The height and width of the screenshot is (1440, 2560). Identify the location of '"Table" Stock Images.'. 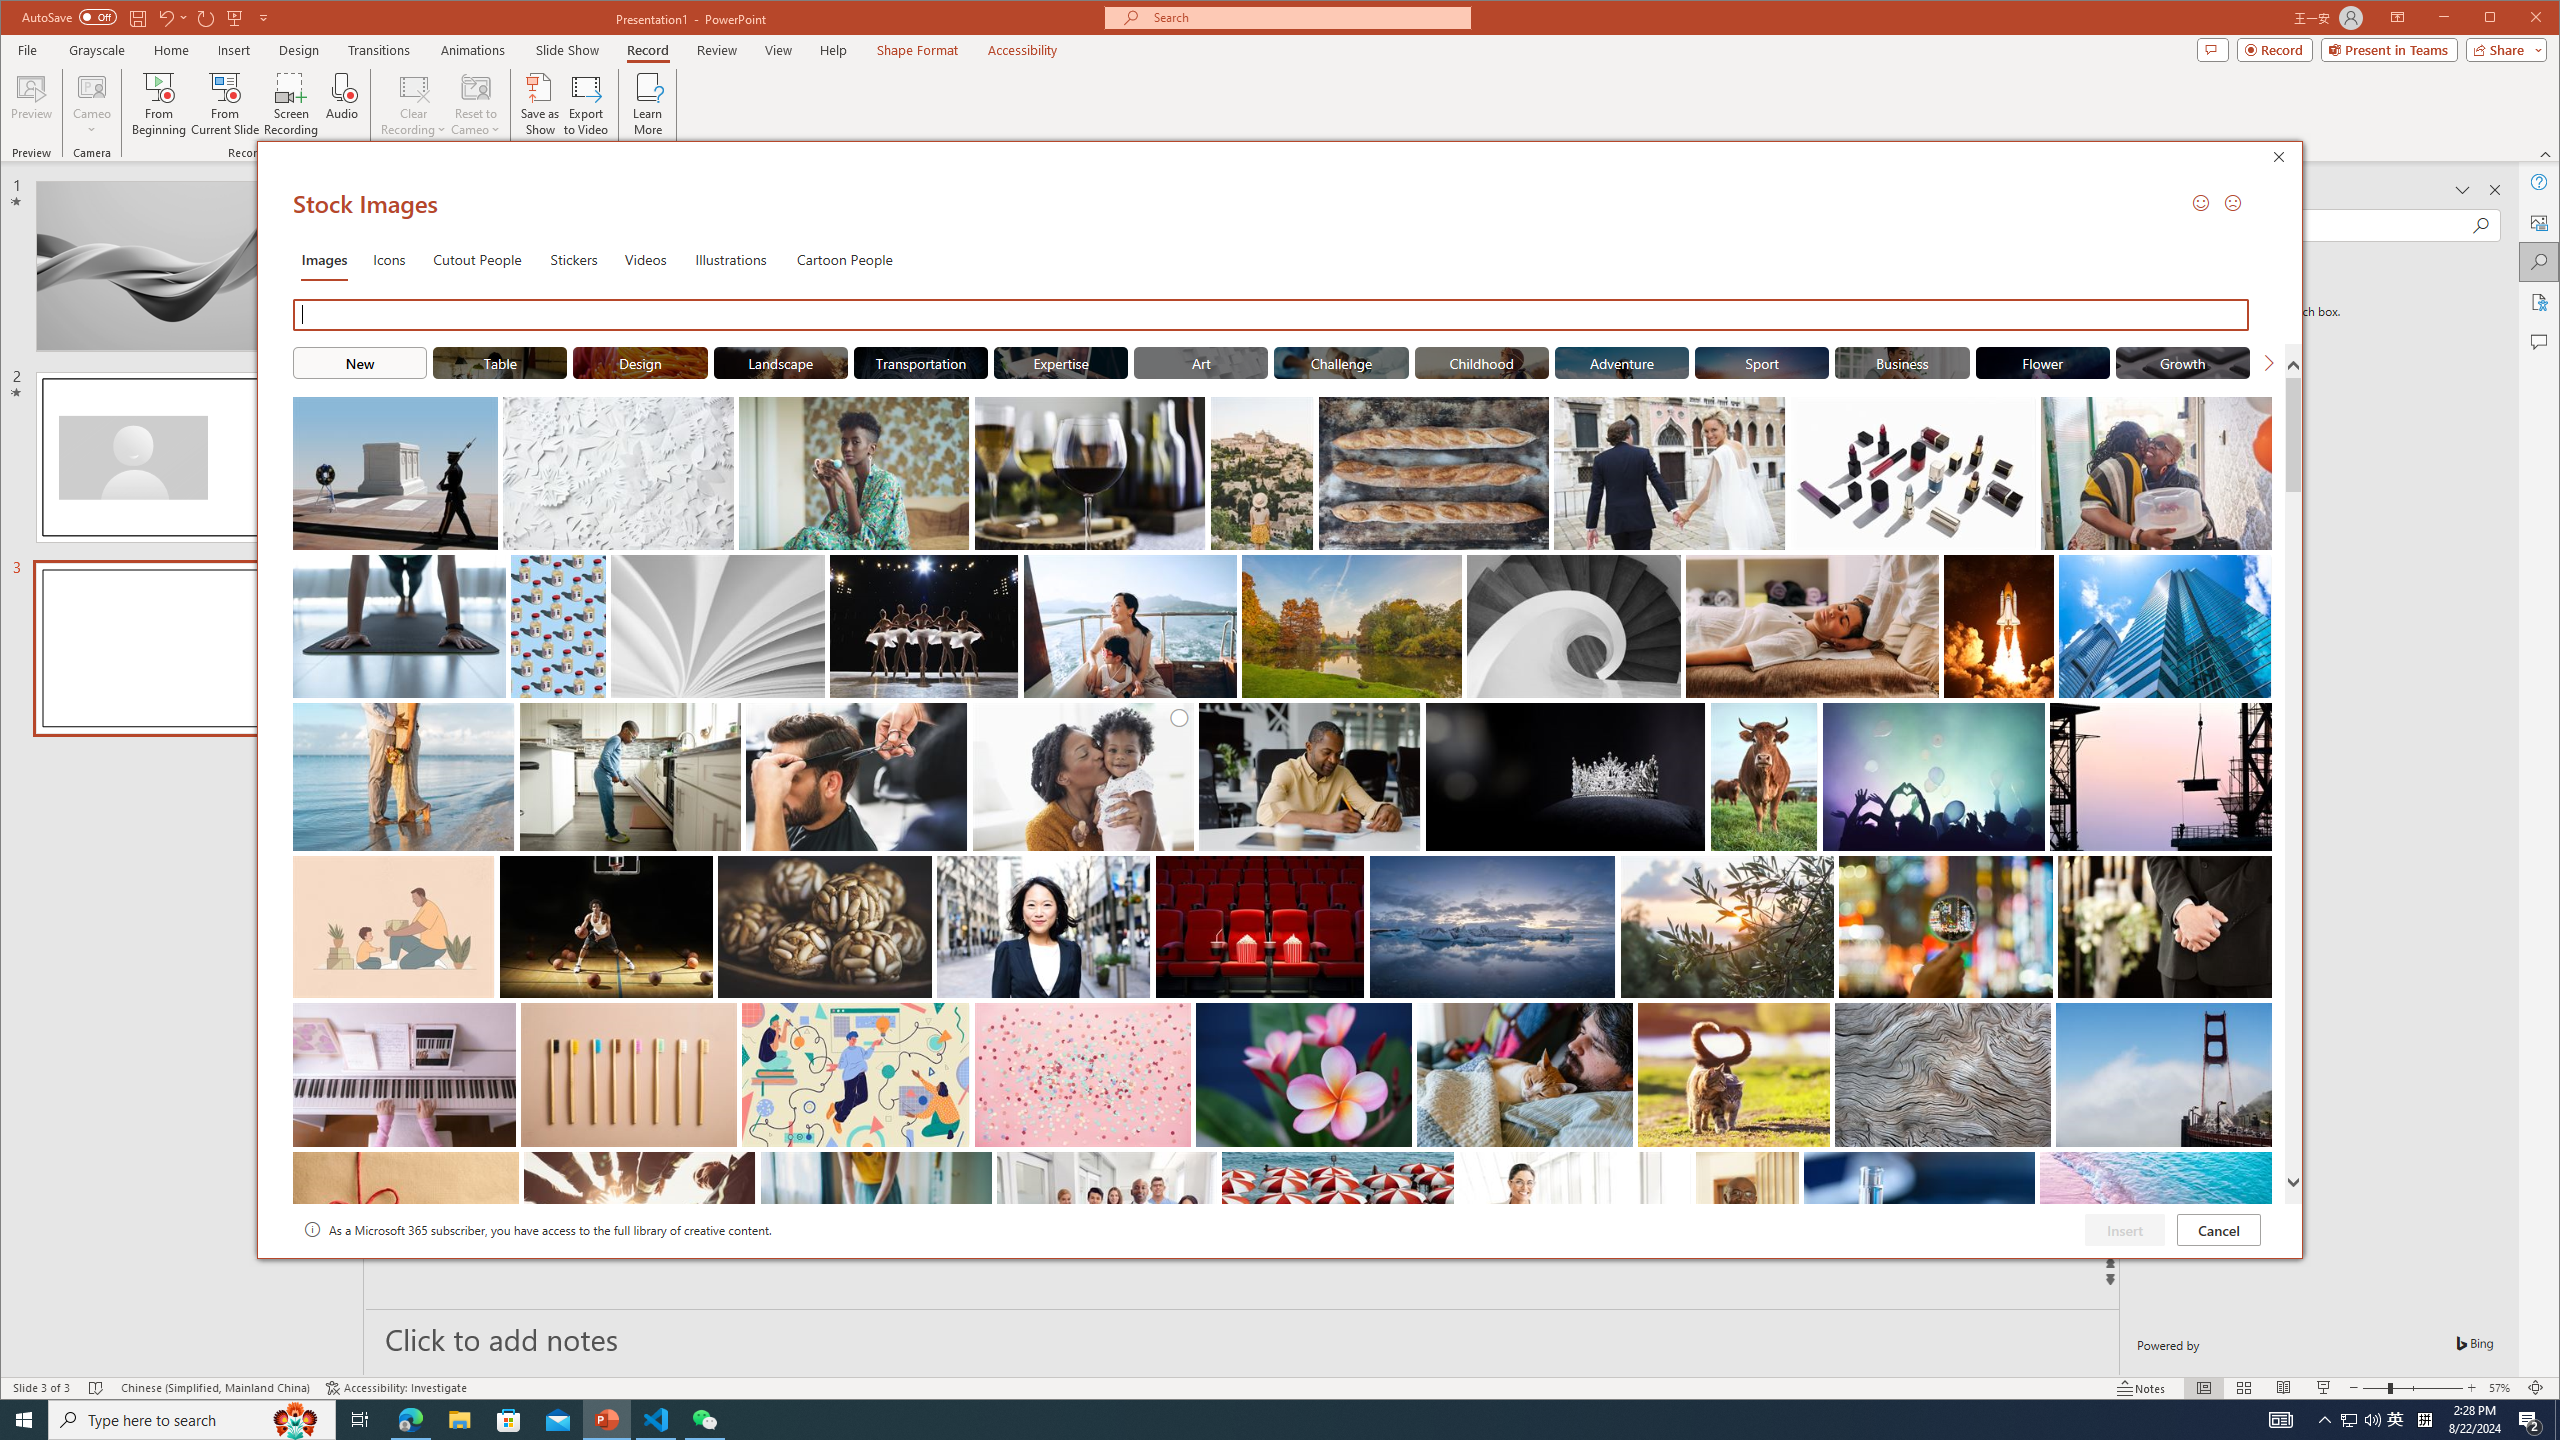
(498, 361).